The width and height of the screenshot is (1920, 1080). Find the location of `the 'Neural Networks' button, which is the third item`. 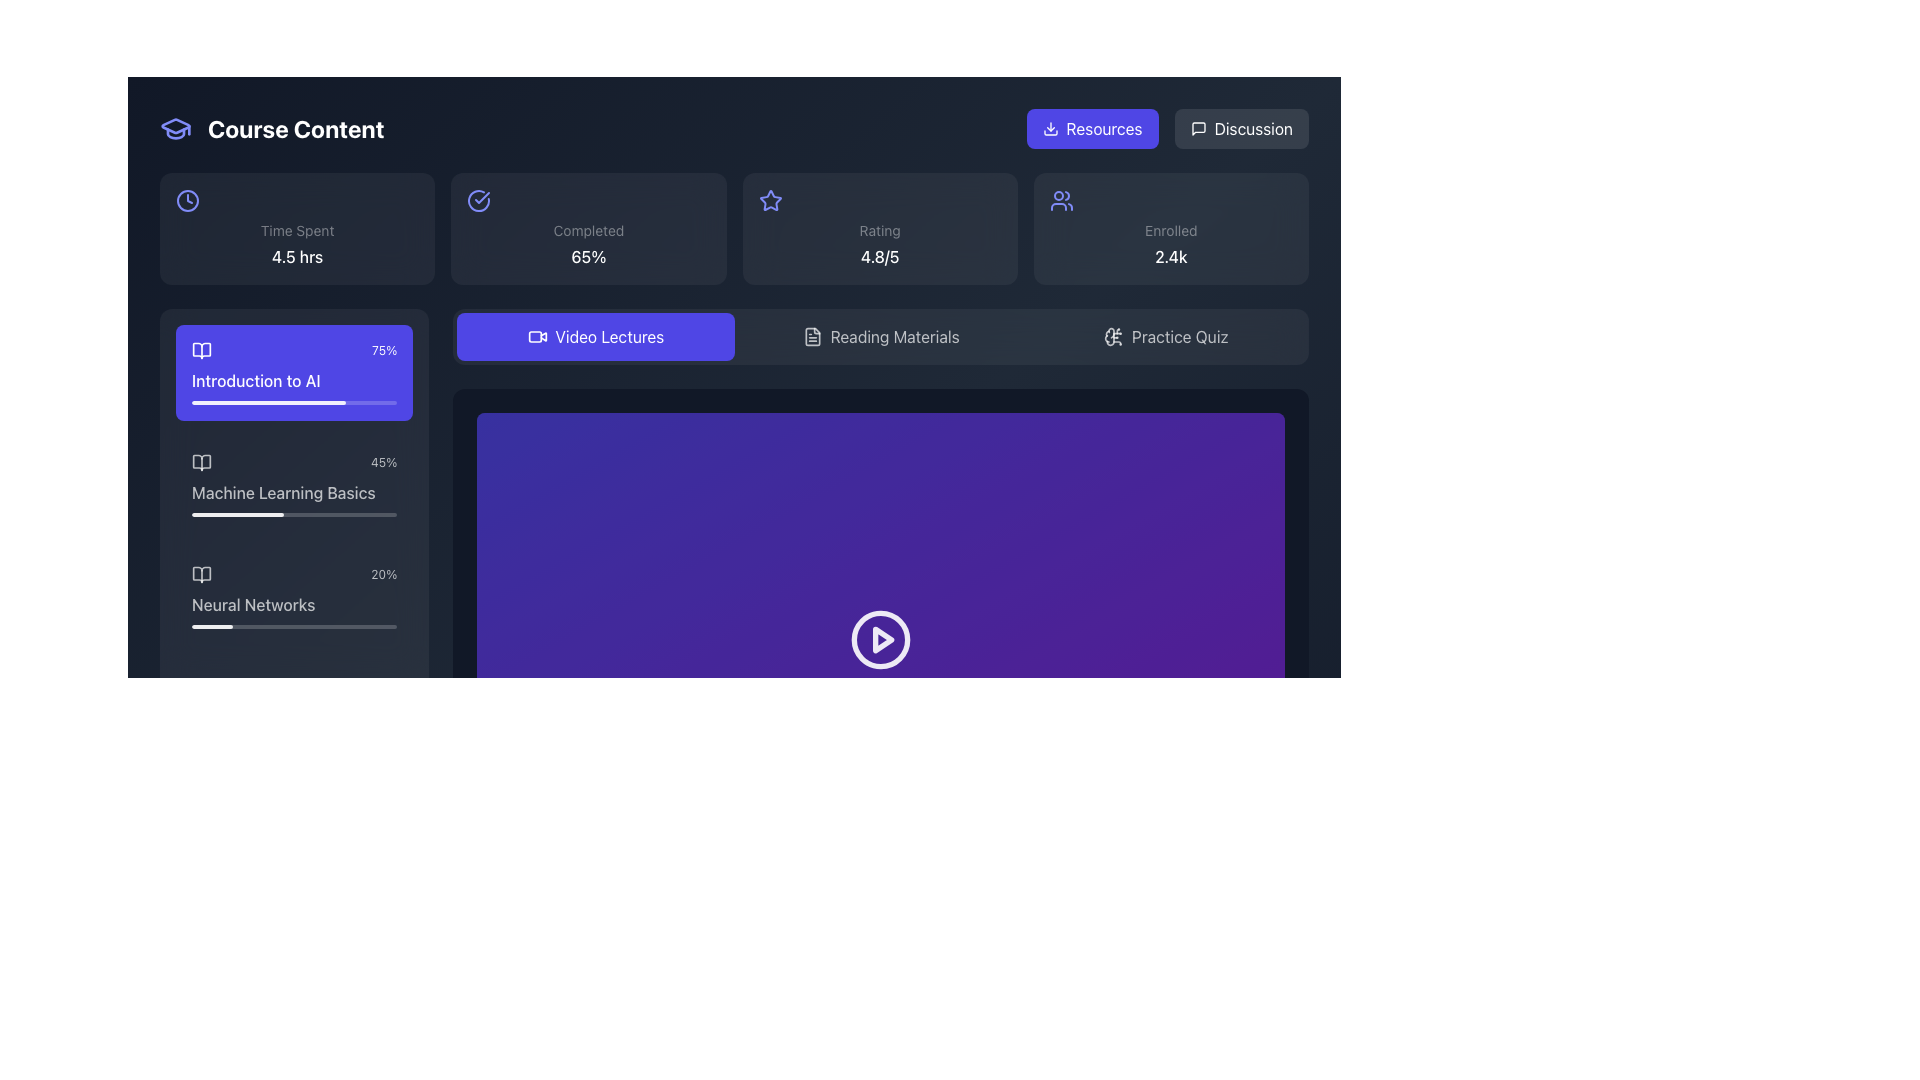

the 'Neural Networks' button, which is the third item is located at coordinates (293, 596).